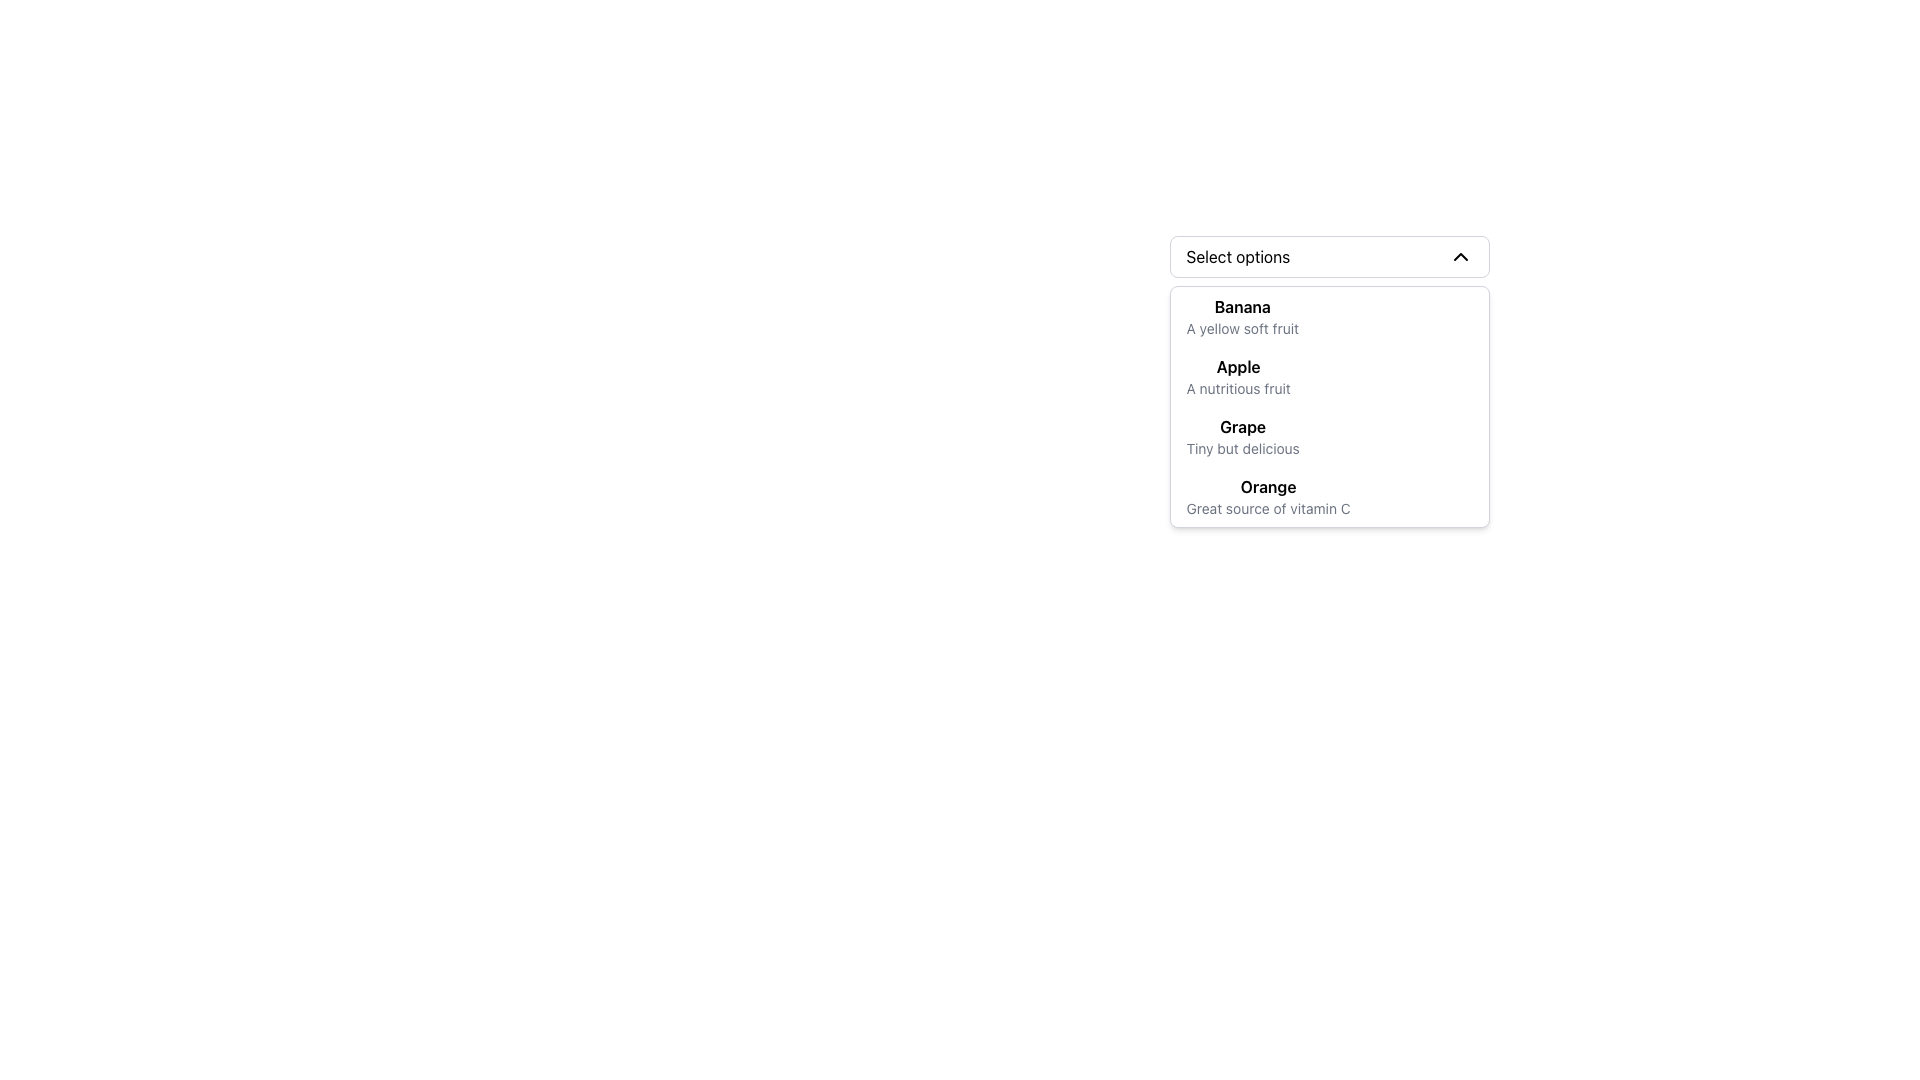  I want to click on the Dropdown trigger button labeled 'Select options', so click(1329, 256).